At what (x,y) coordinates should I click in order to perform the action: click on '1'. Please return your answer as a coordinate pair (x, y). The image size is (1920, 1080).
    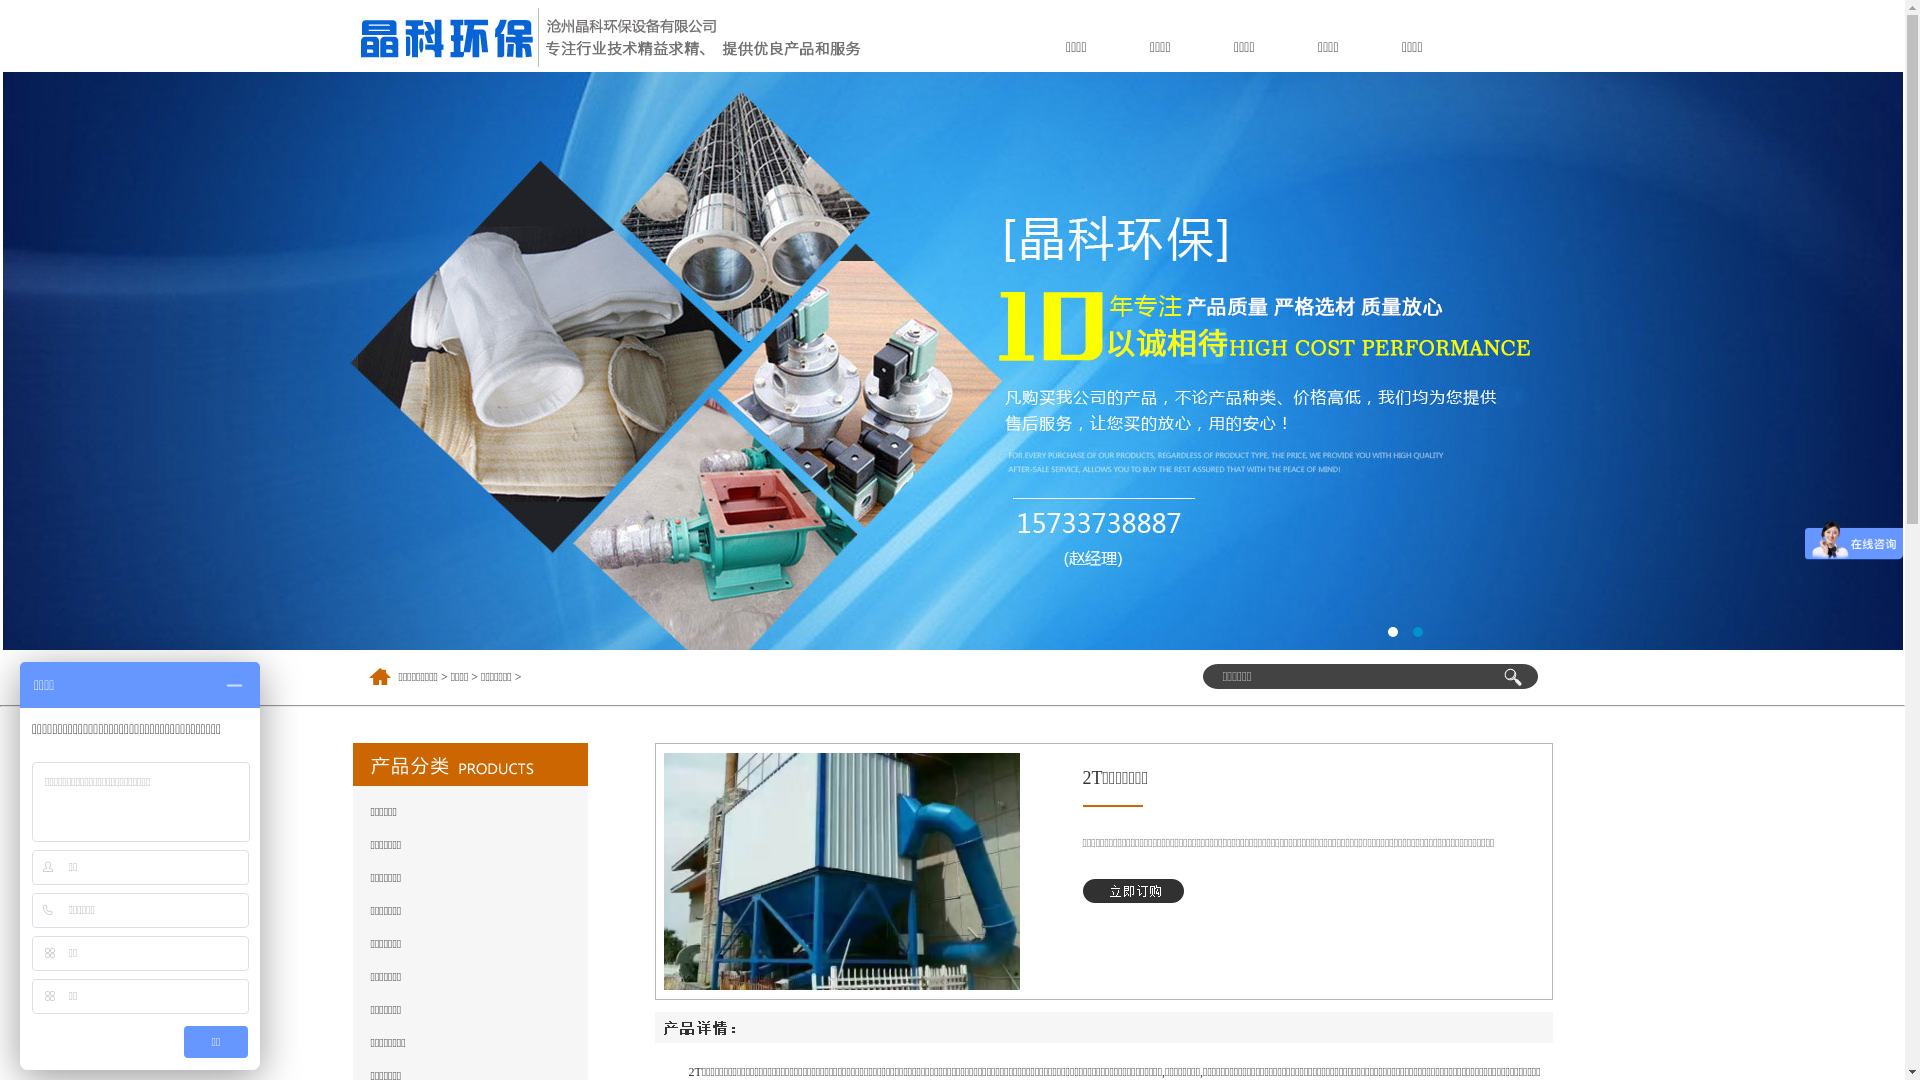
    Looking at the image, I should click on (1386, 632).